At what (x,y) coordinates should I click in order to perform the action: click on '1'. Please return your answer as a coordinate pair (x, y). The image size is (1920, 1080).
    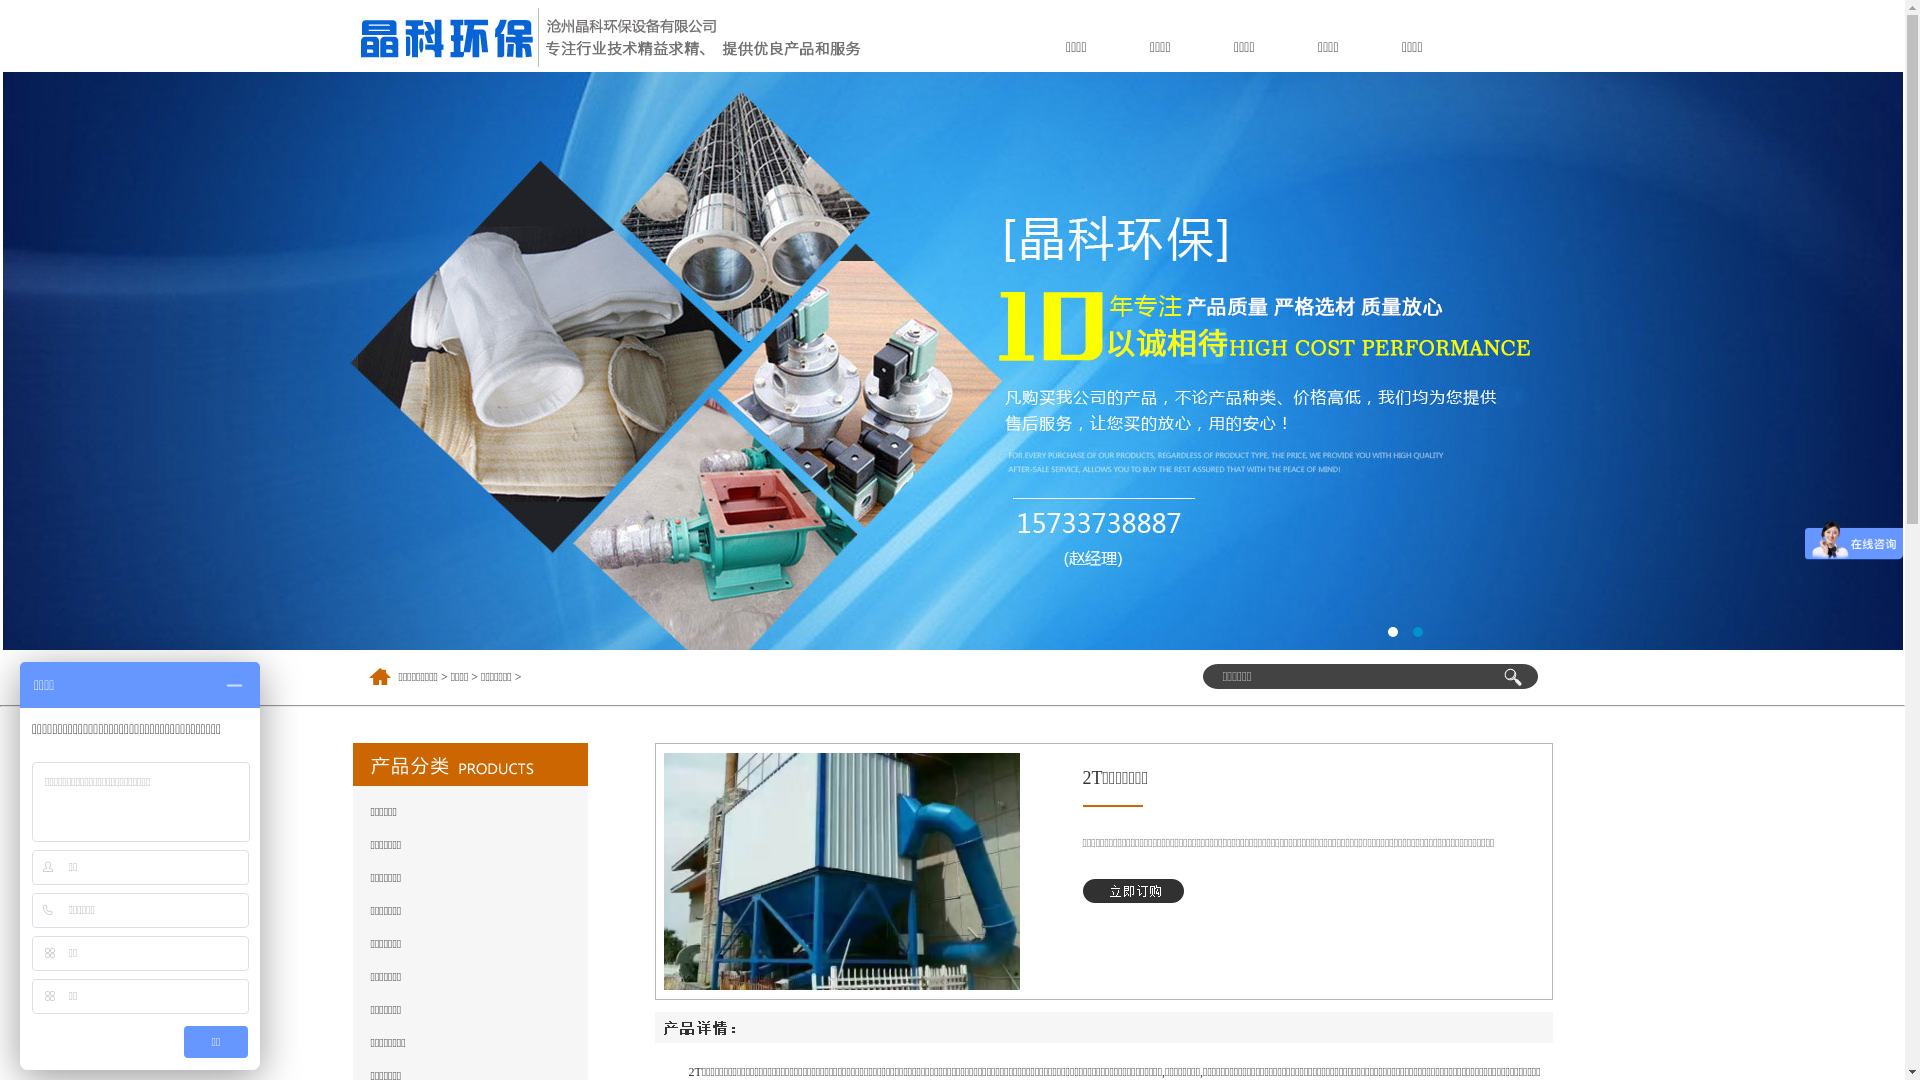
    Looking at the image, I should click on (1386, 632).